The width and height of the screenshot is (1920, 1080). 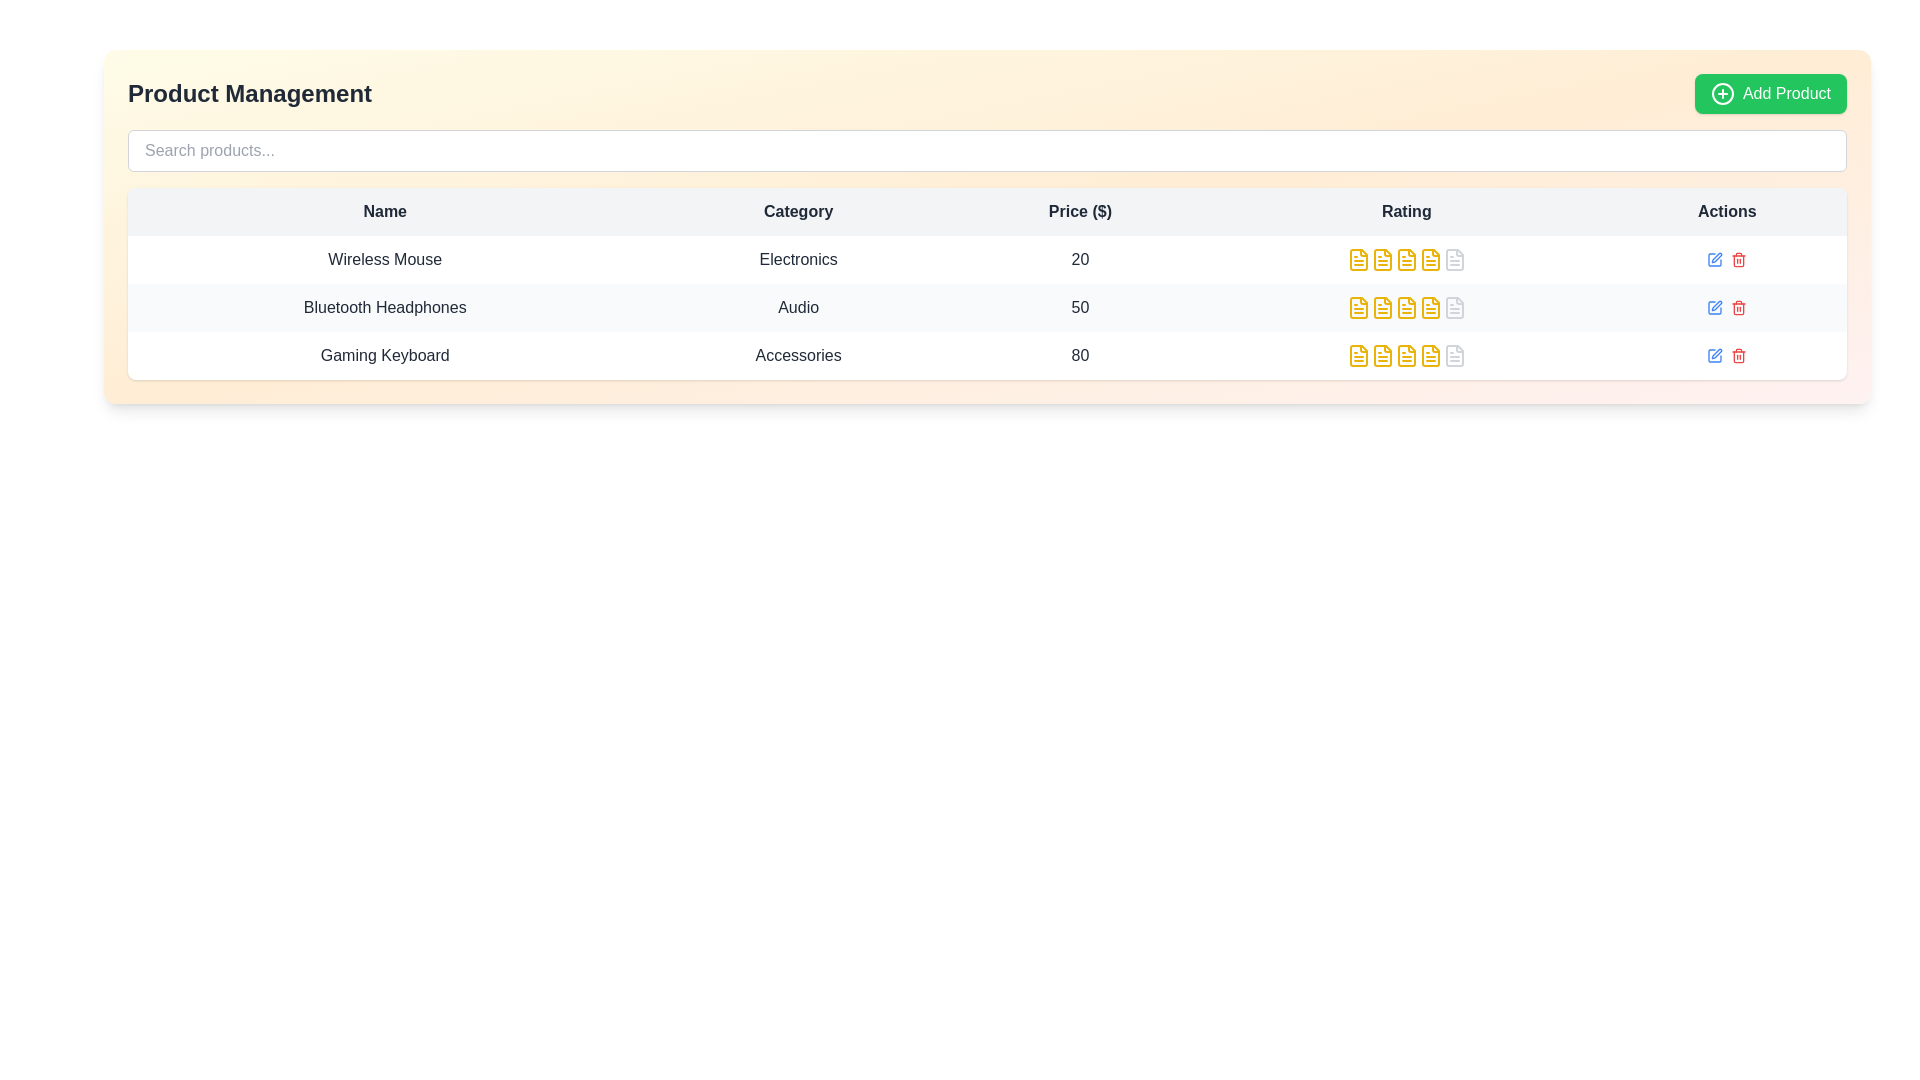 I want to click on the small red trash can icon in the 'Actions' column of the third row of the table, so click(x=1738, y=354).